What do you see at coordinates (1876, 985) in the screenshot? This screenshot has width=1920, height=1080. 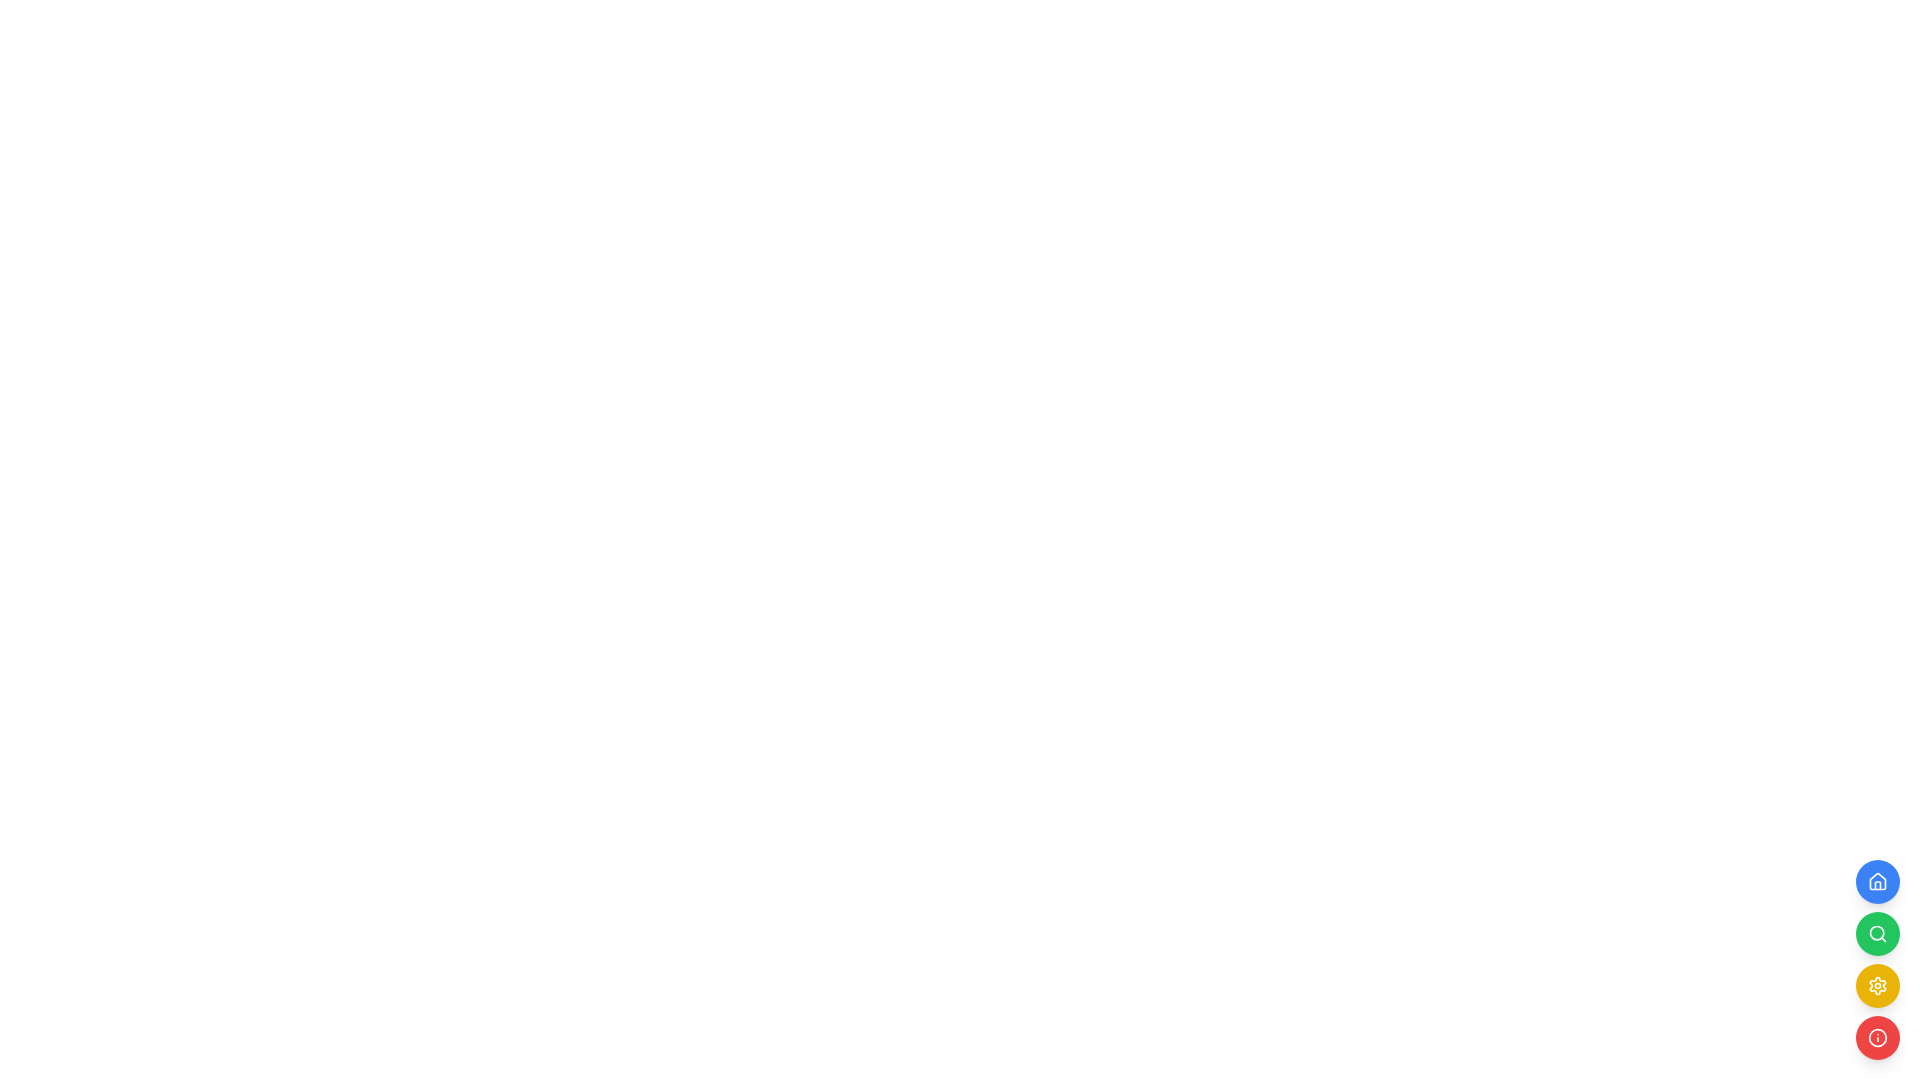 I see `the gear icon button, which is a white icon on a yellow circular background, located in the bottom-right corner of the vertical navigation menu` at bounding box center [1876, 985].